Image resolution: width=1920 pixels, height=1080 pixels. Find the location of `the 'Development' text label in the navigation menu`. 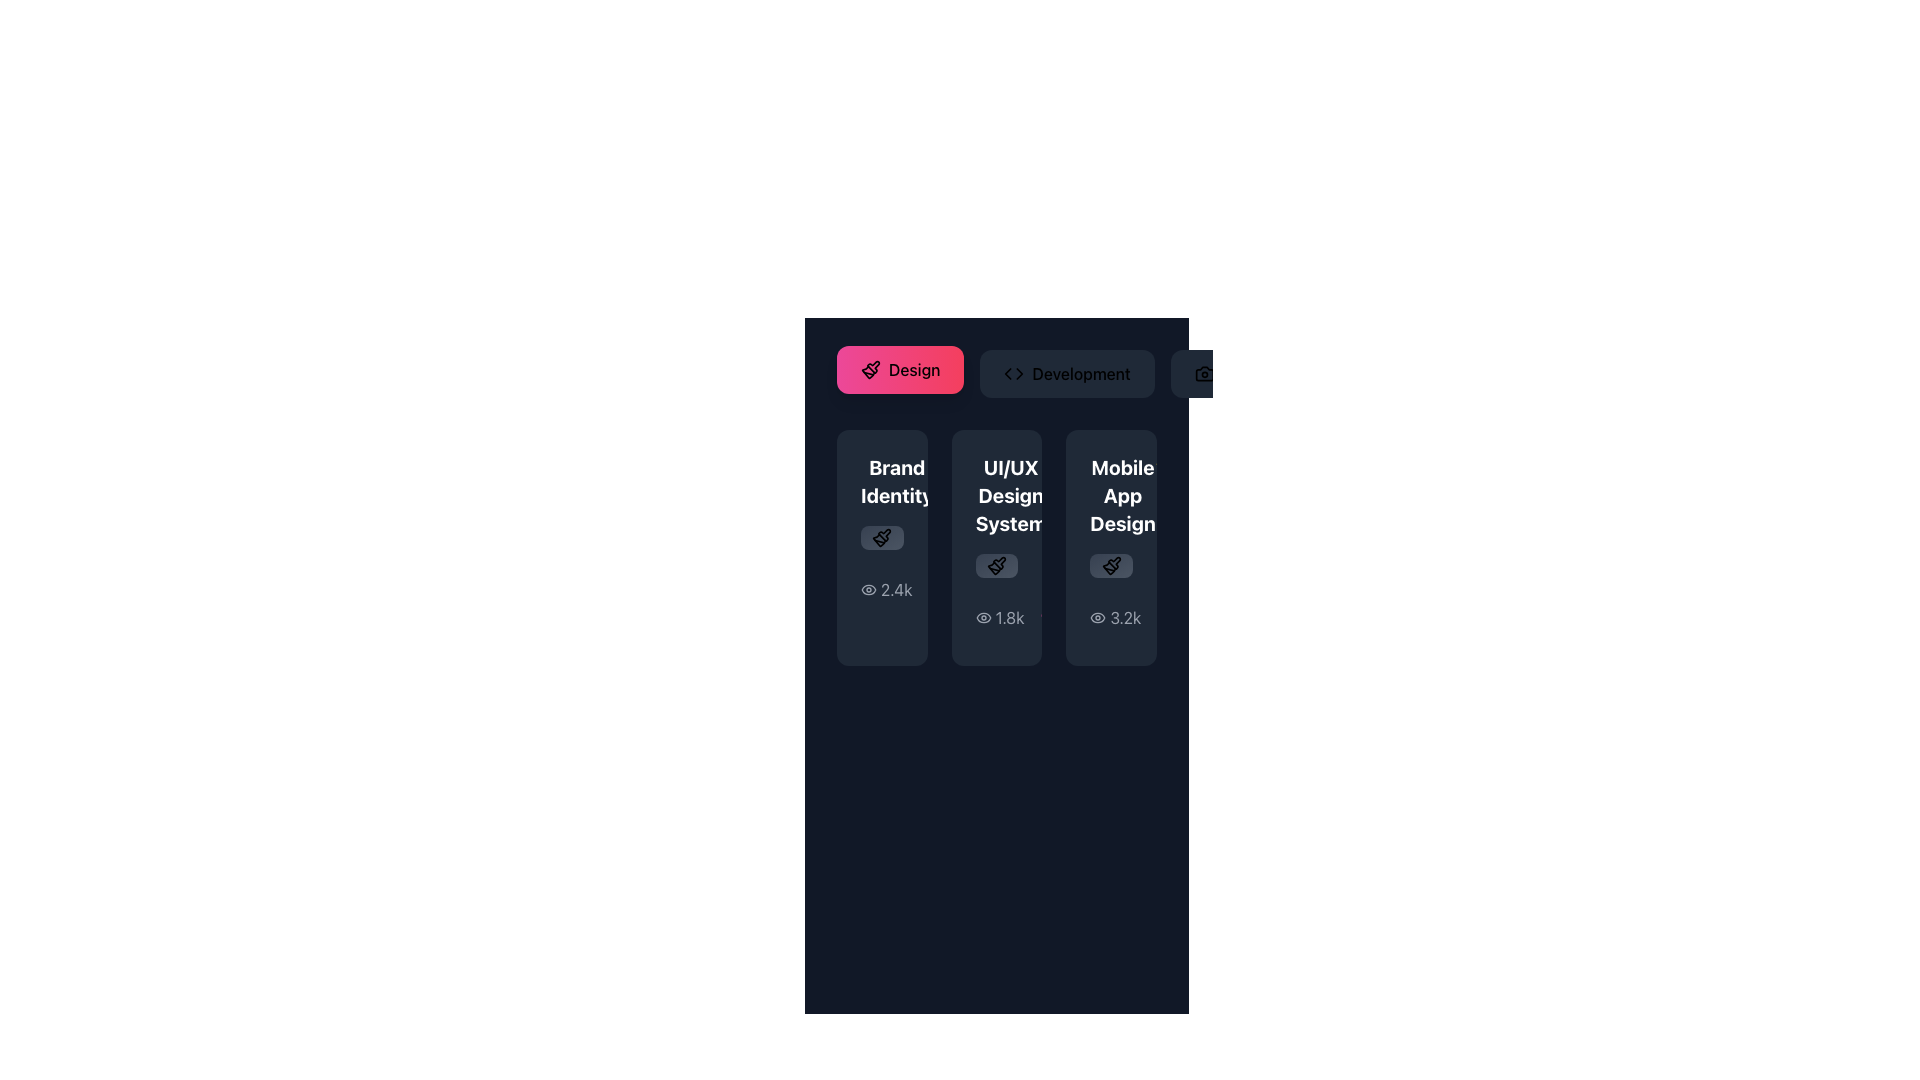

the 'Development' text label in the navigation menu is located at coordinates (1080, 374).